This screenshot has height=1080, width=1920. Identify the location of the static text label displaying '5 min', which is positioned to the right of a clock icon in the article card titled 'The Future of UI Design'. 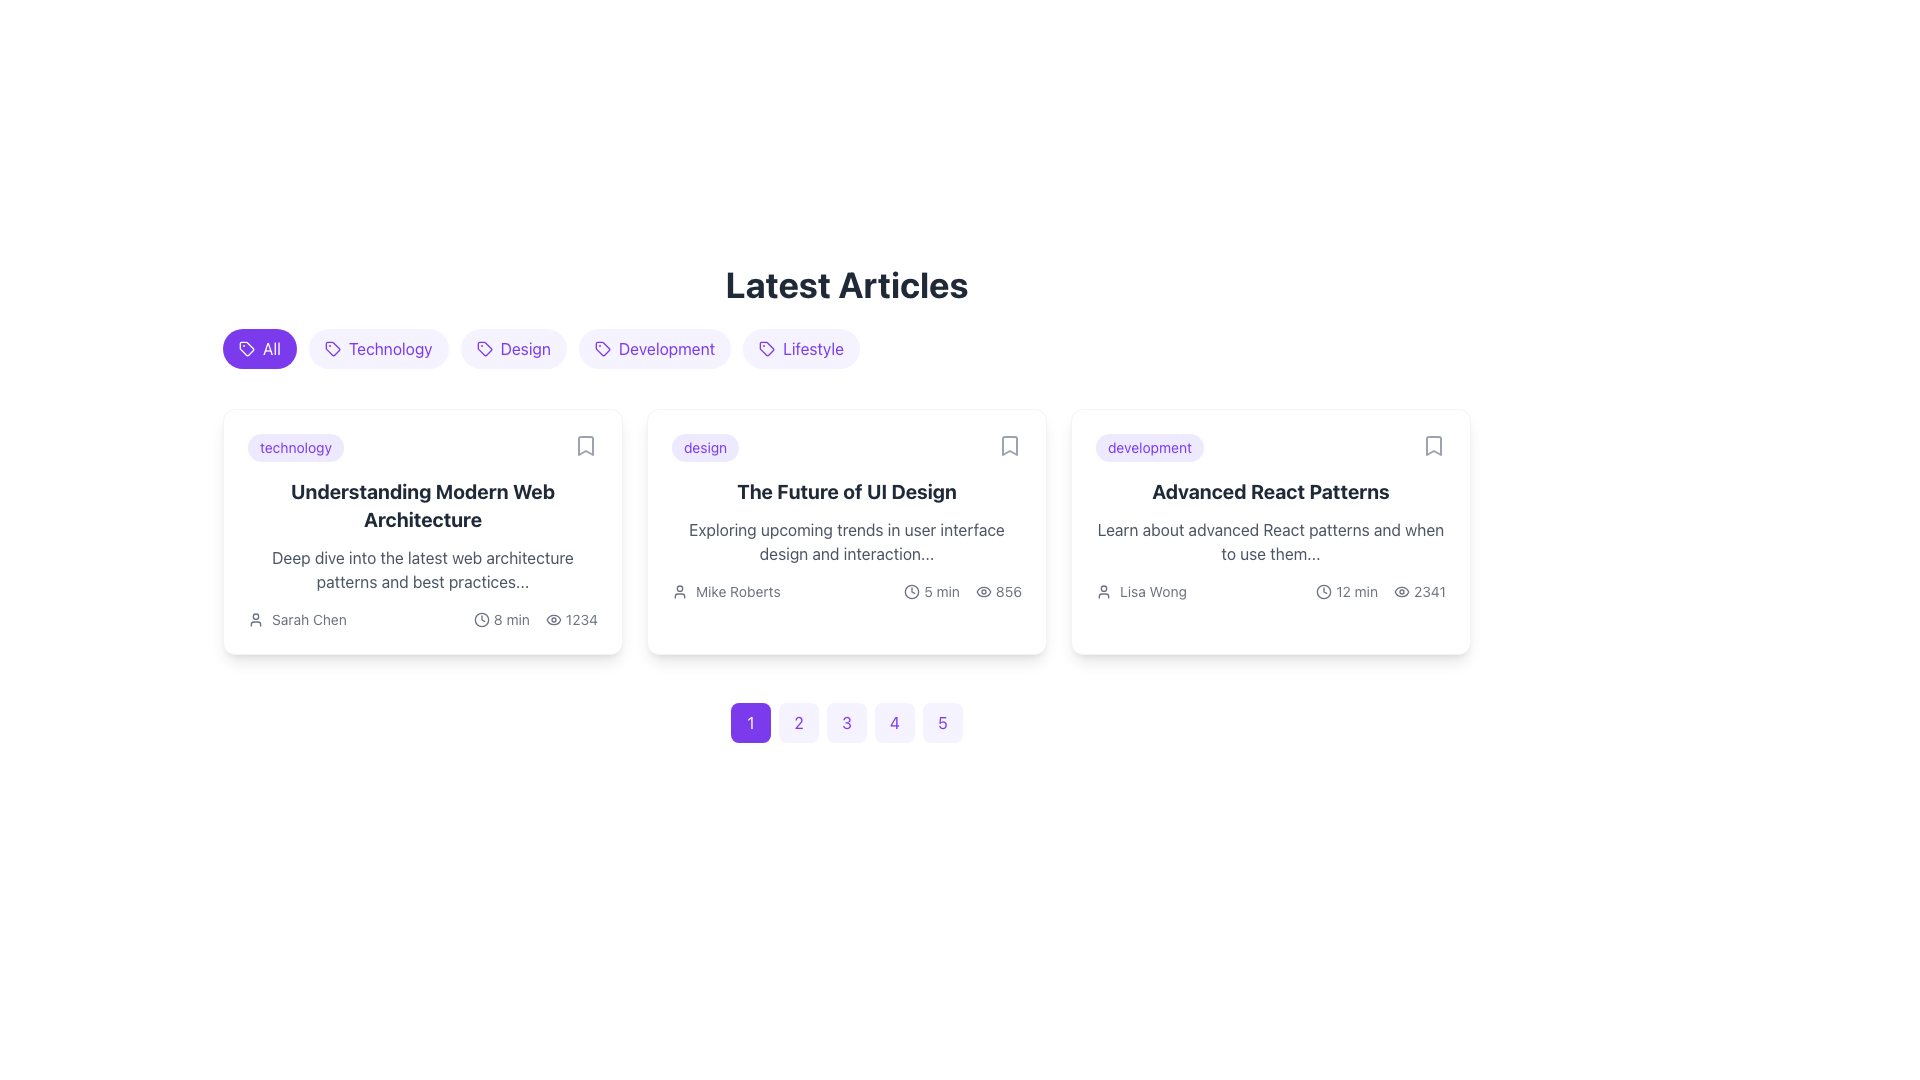
(941, 590).